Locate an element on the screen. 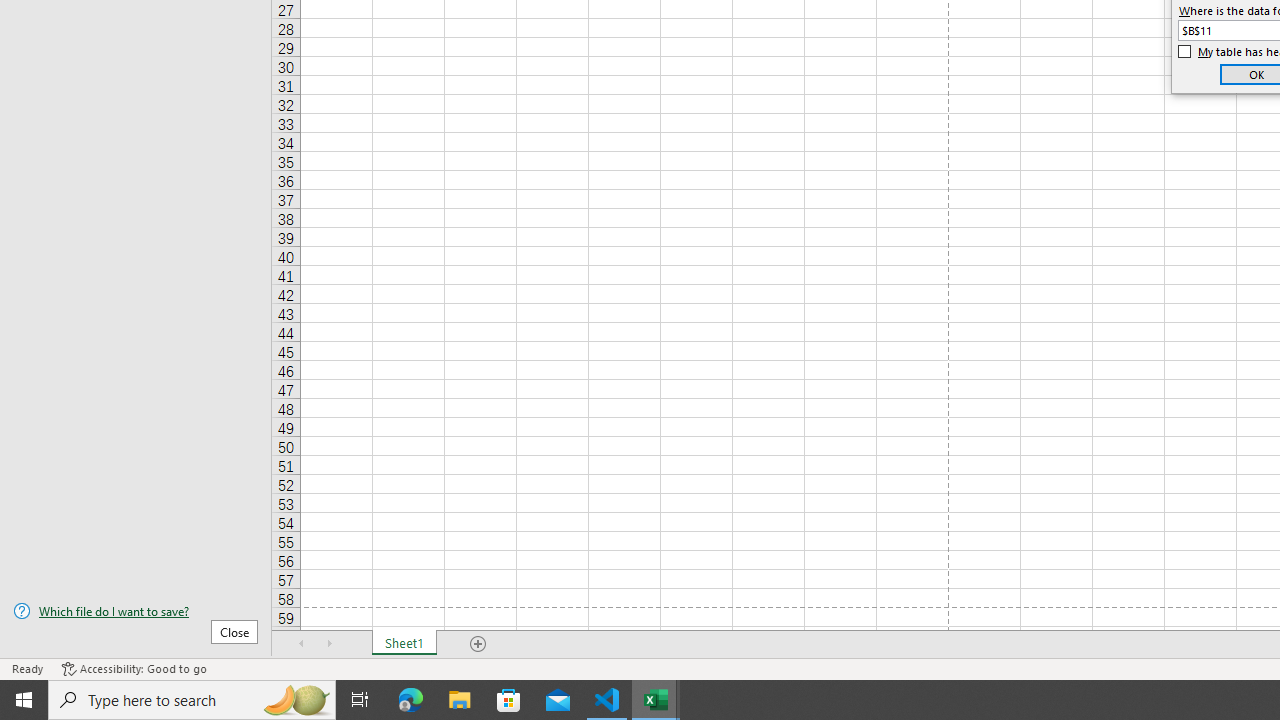  'Sheet1' is located at coordinates (403, 644).